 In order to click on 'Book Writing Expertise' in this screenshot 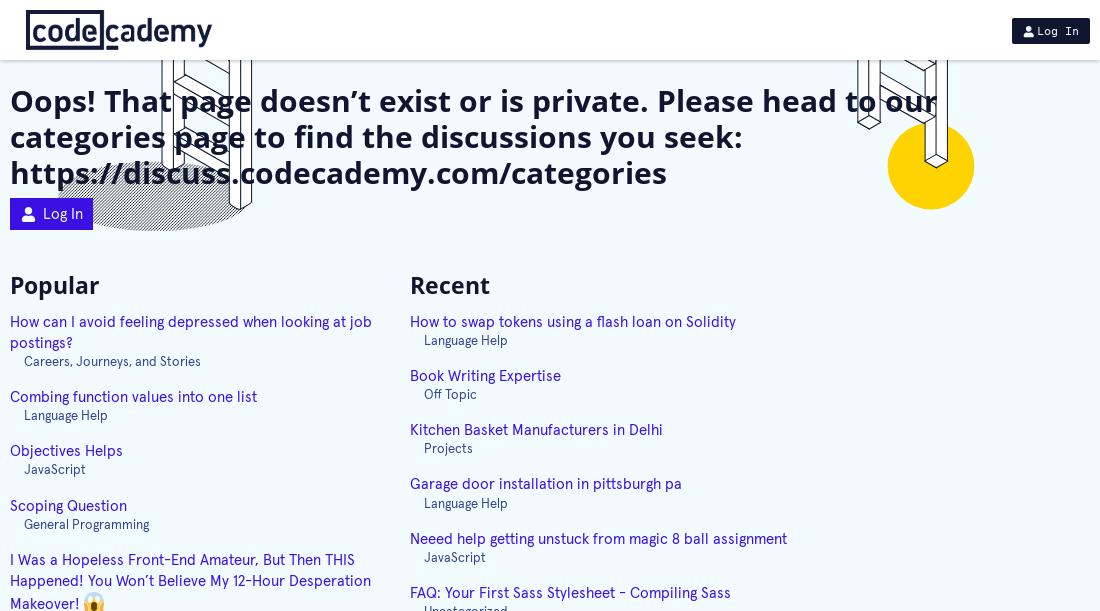, I will do `click(485, 375)`.